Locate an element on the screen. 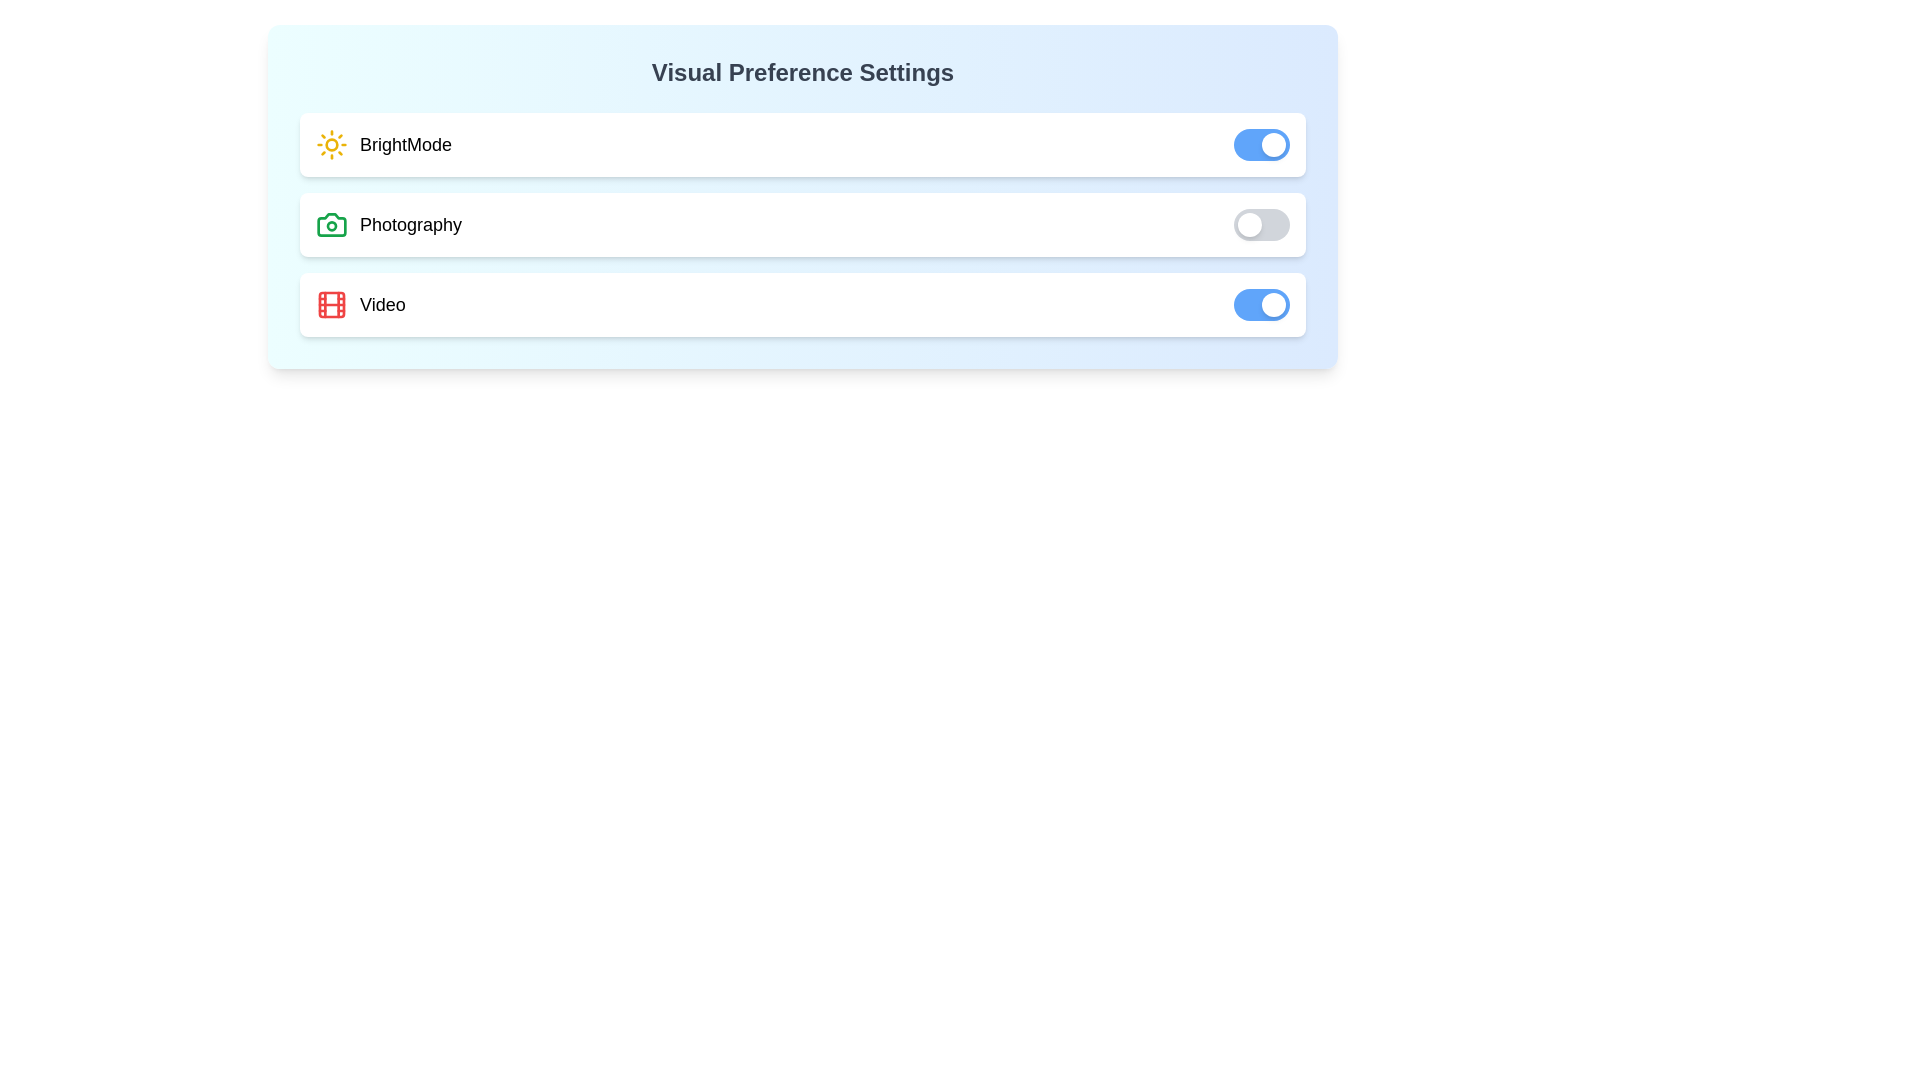 The image size is (1920, 1080). the toggle button for Photography to change its state is located at coordinates (1261, 224).